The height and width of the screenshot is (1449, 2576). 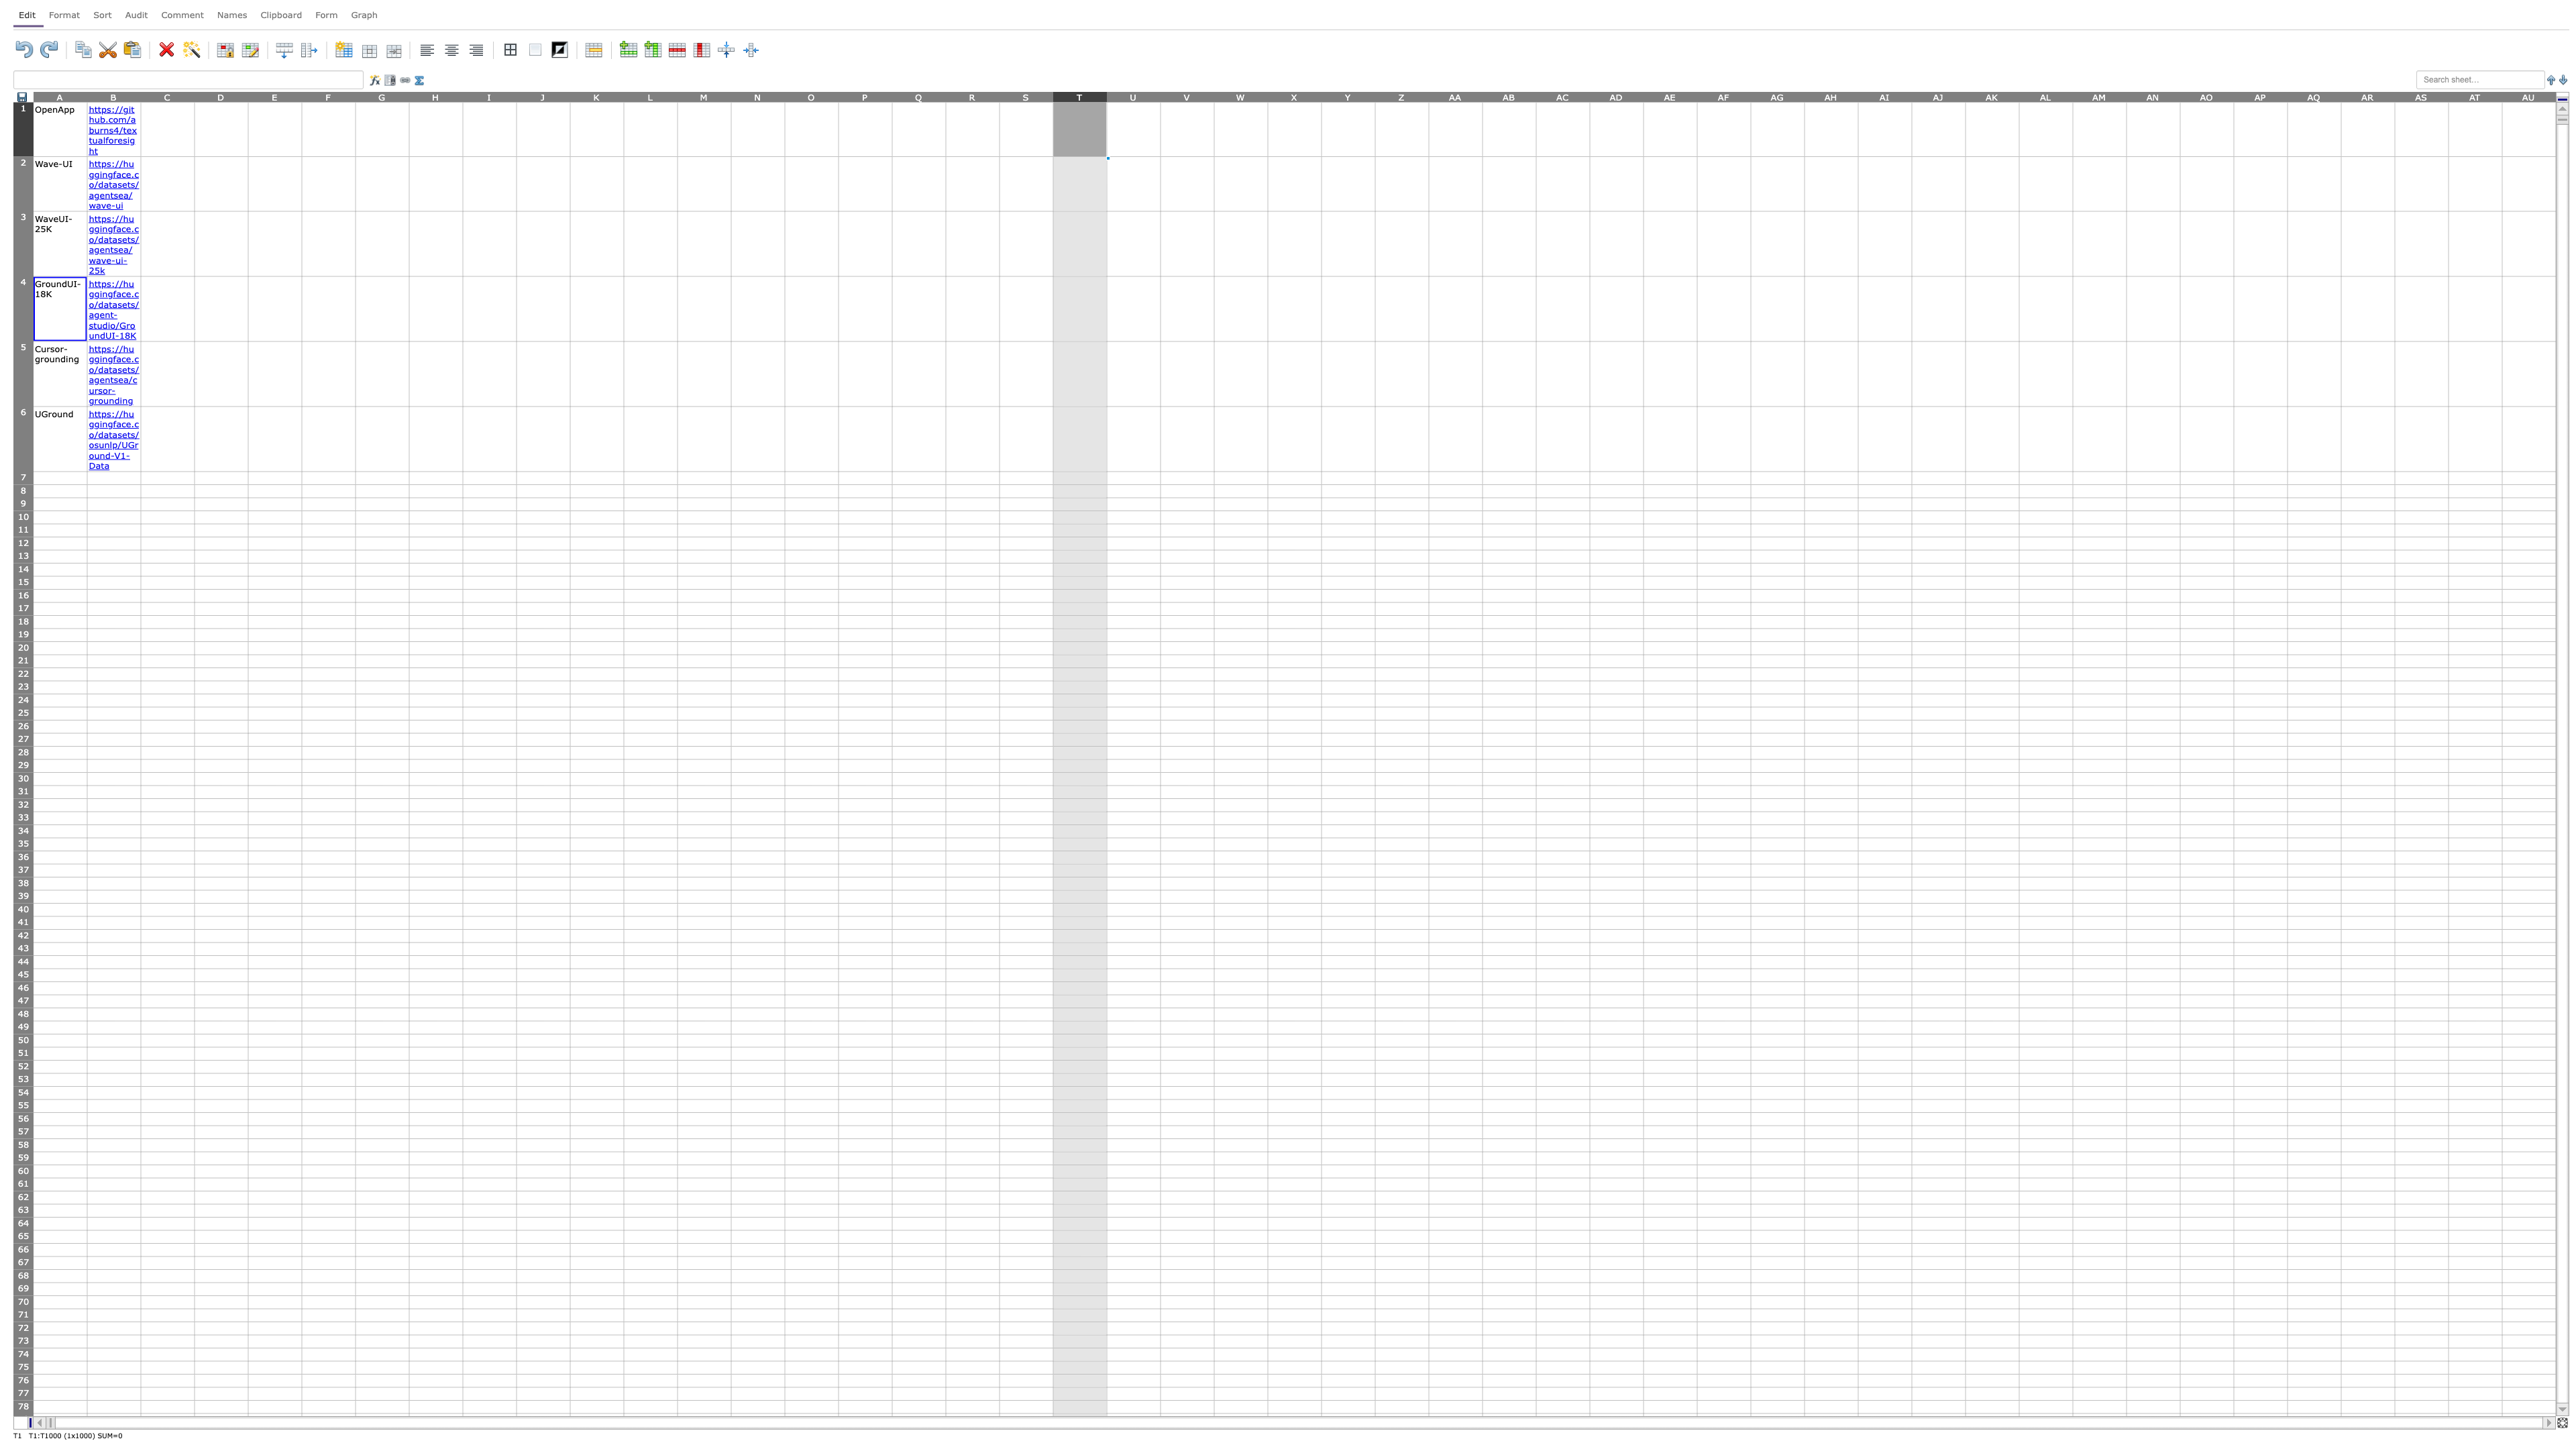 What do you see at coordinates (1132, 95) in the screenshot?
I see `Move cursor to column U` at bounding box center [1132, 95].